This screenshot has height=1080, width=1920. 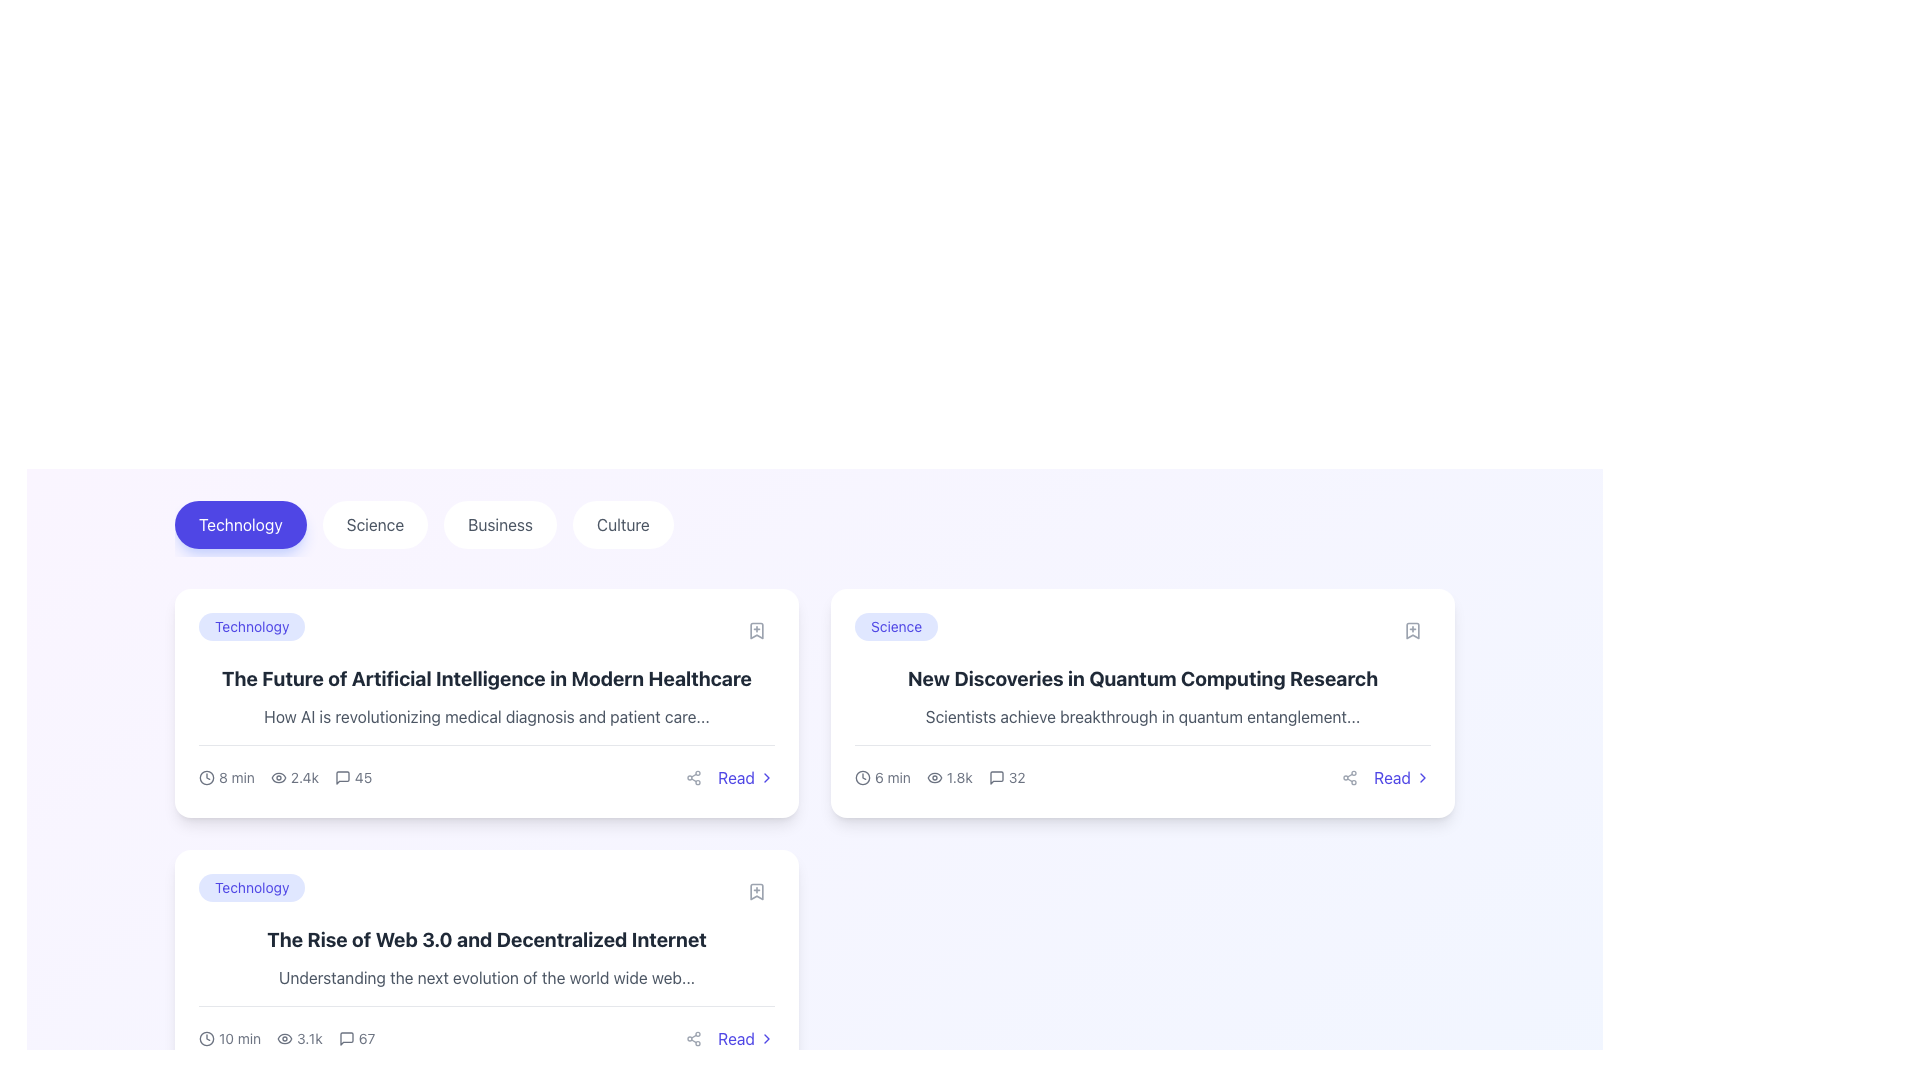 I want to click on the graphical icons (clock, eye, comment) in the informational bar of the blog article card located in the Technology category, so click(x=486, y=1029).